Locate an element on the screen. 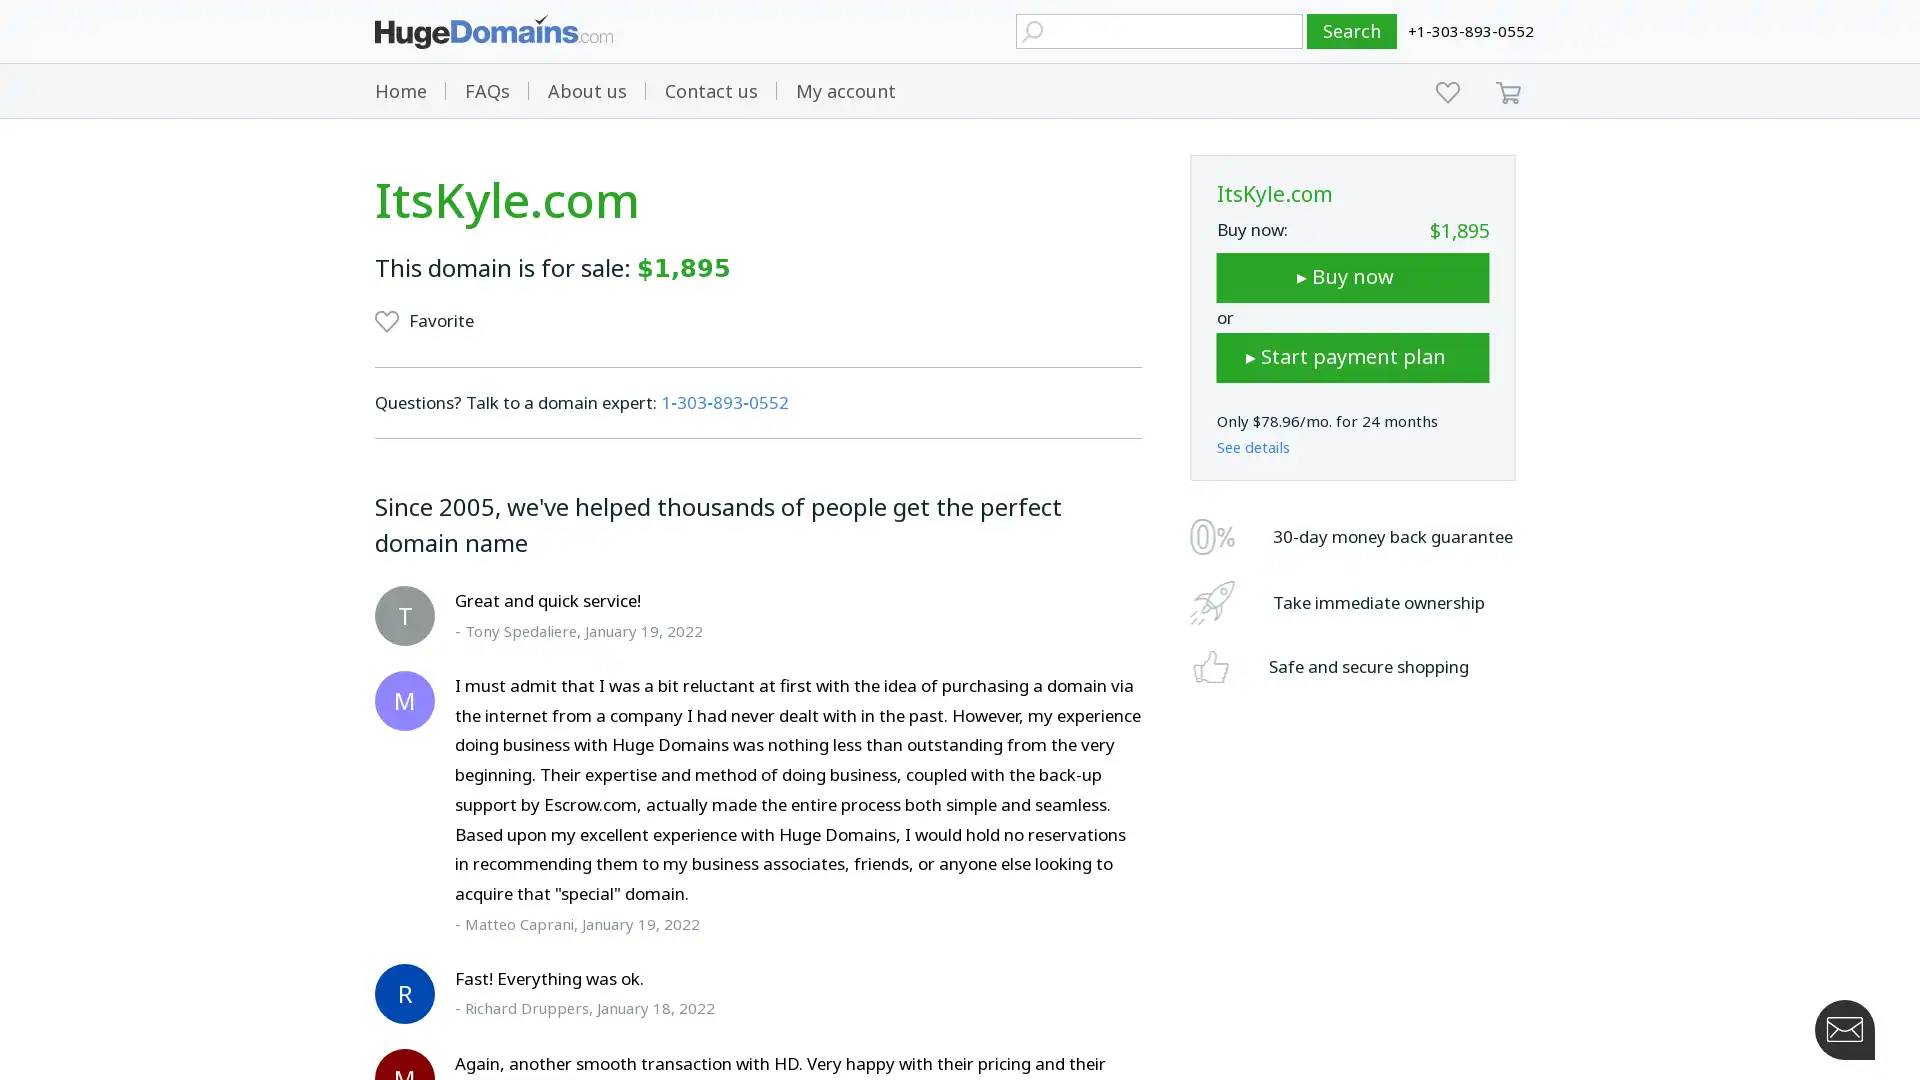 The height and width of the screenshot is (1080, 1920). Search is located at coordinates (1352, 31).